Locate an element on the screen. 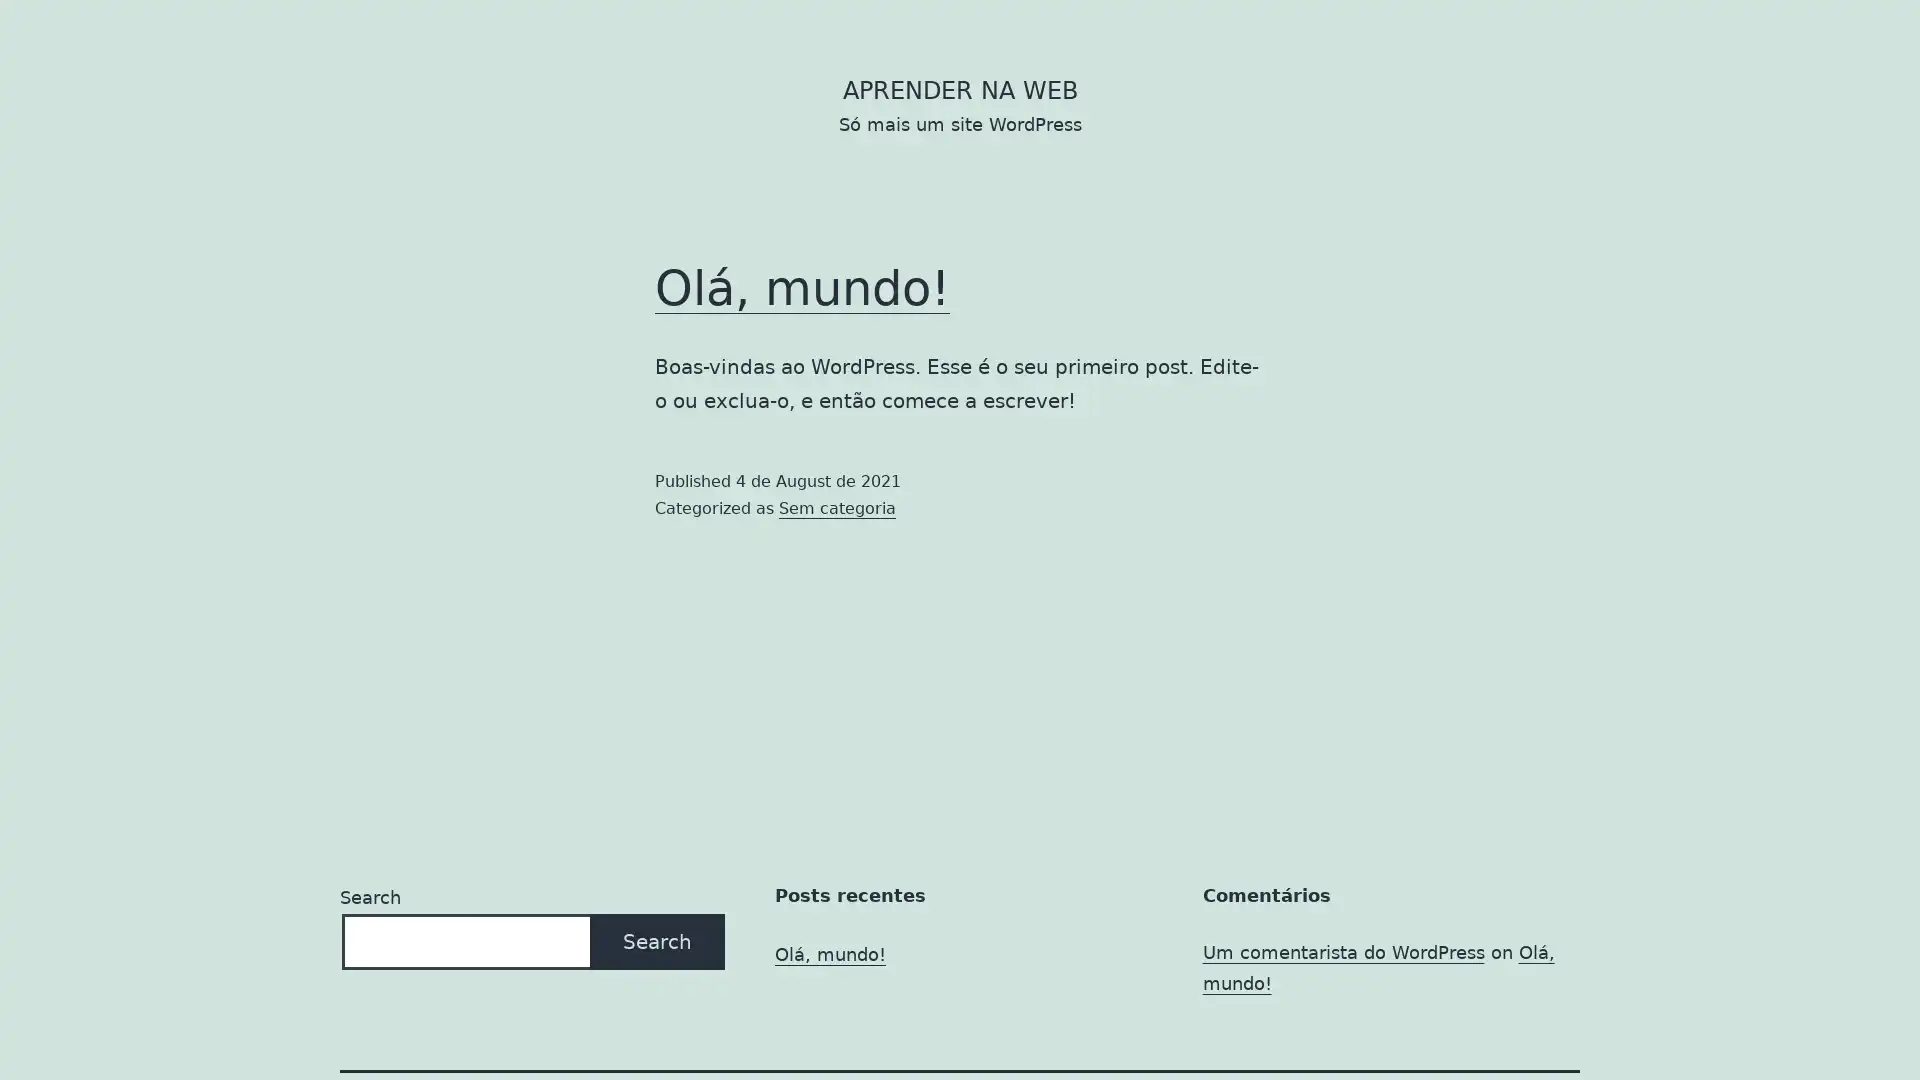  Search is located at coordinates (657, 941).